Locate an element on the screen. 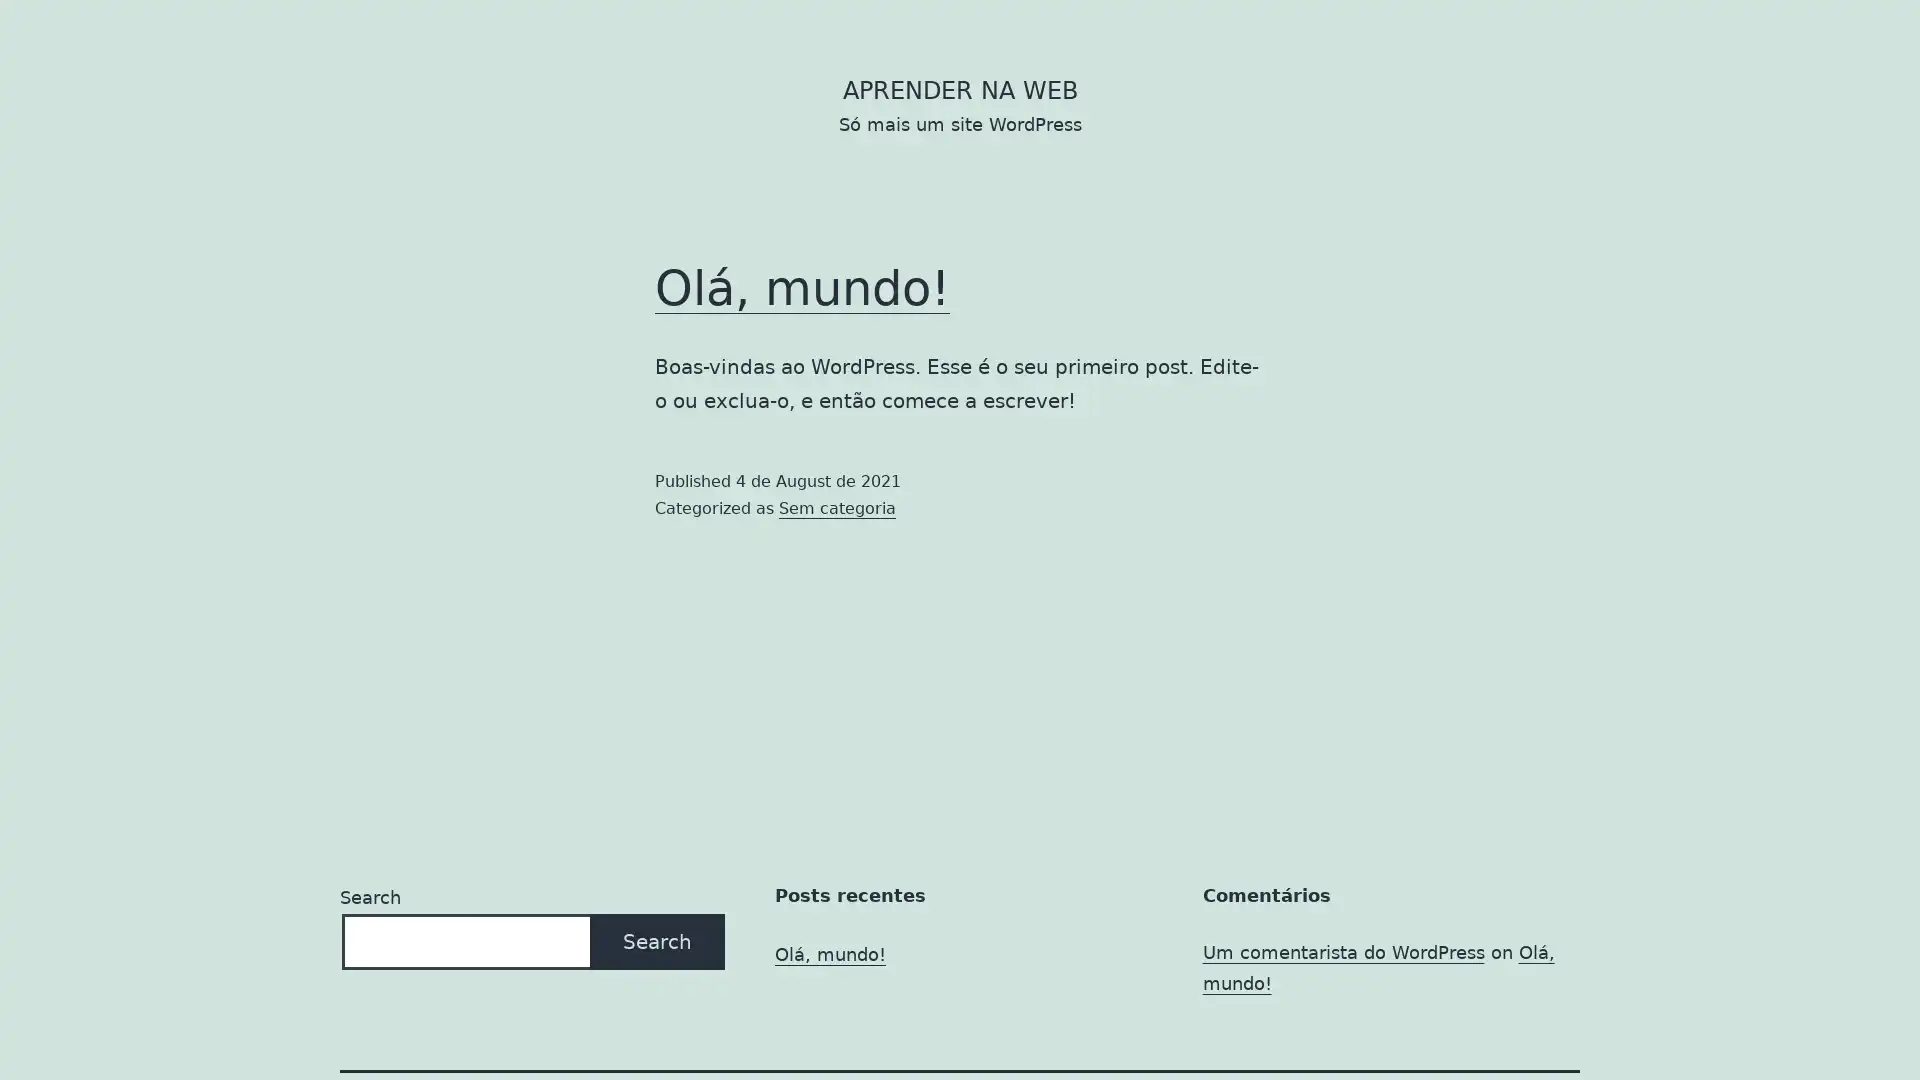  Search is located at coordinates (657, 941).